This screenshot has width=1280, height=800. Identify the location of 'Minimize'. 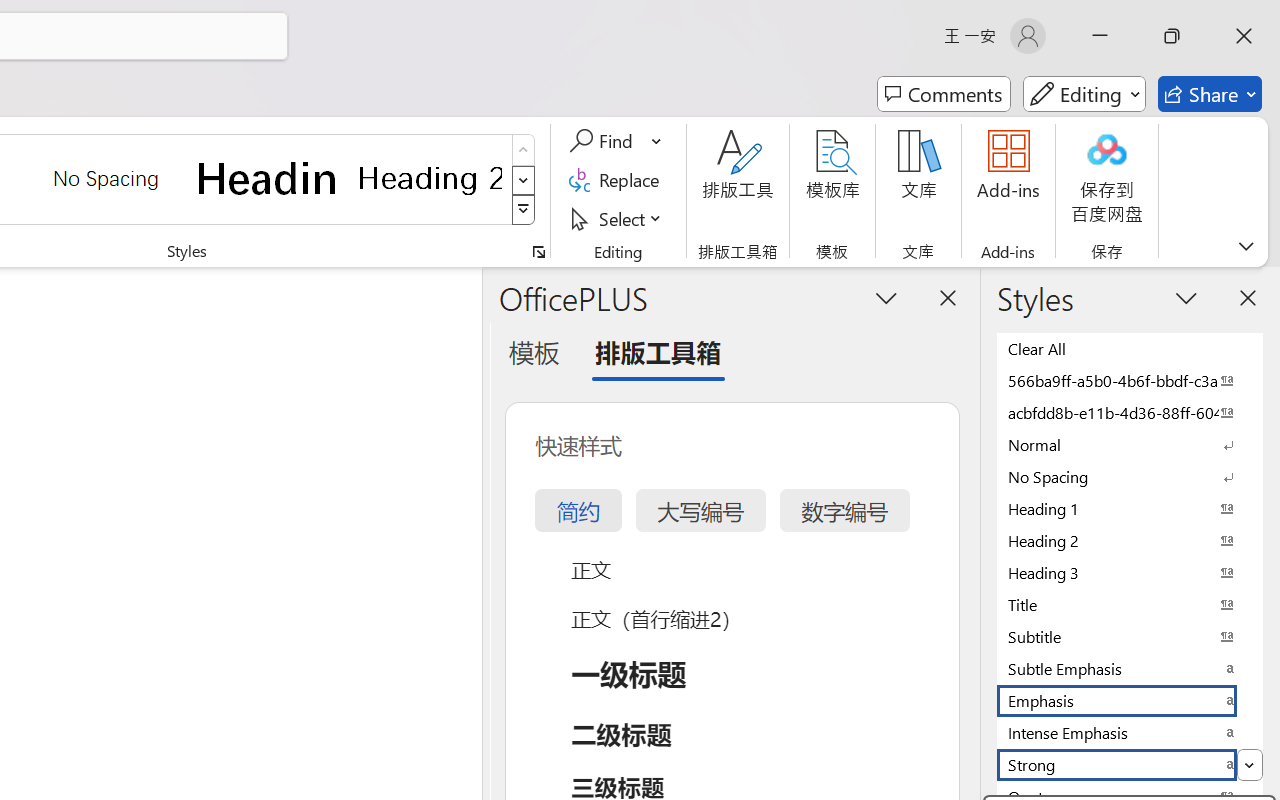
(1099, 35).